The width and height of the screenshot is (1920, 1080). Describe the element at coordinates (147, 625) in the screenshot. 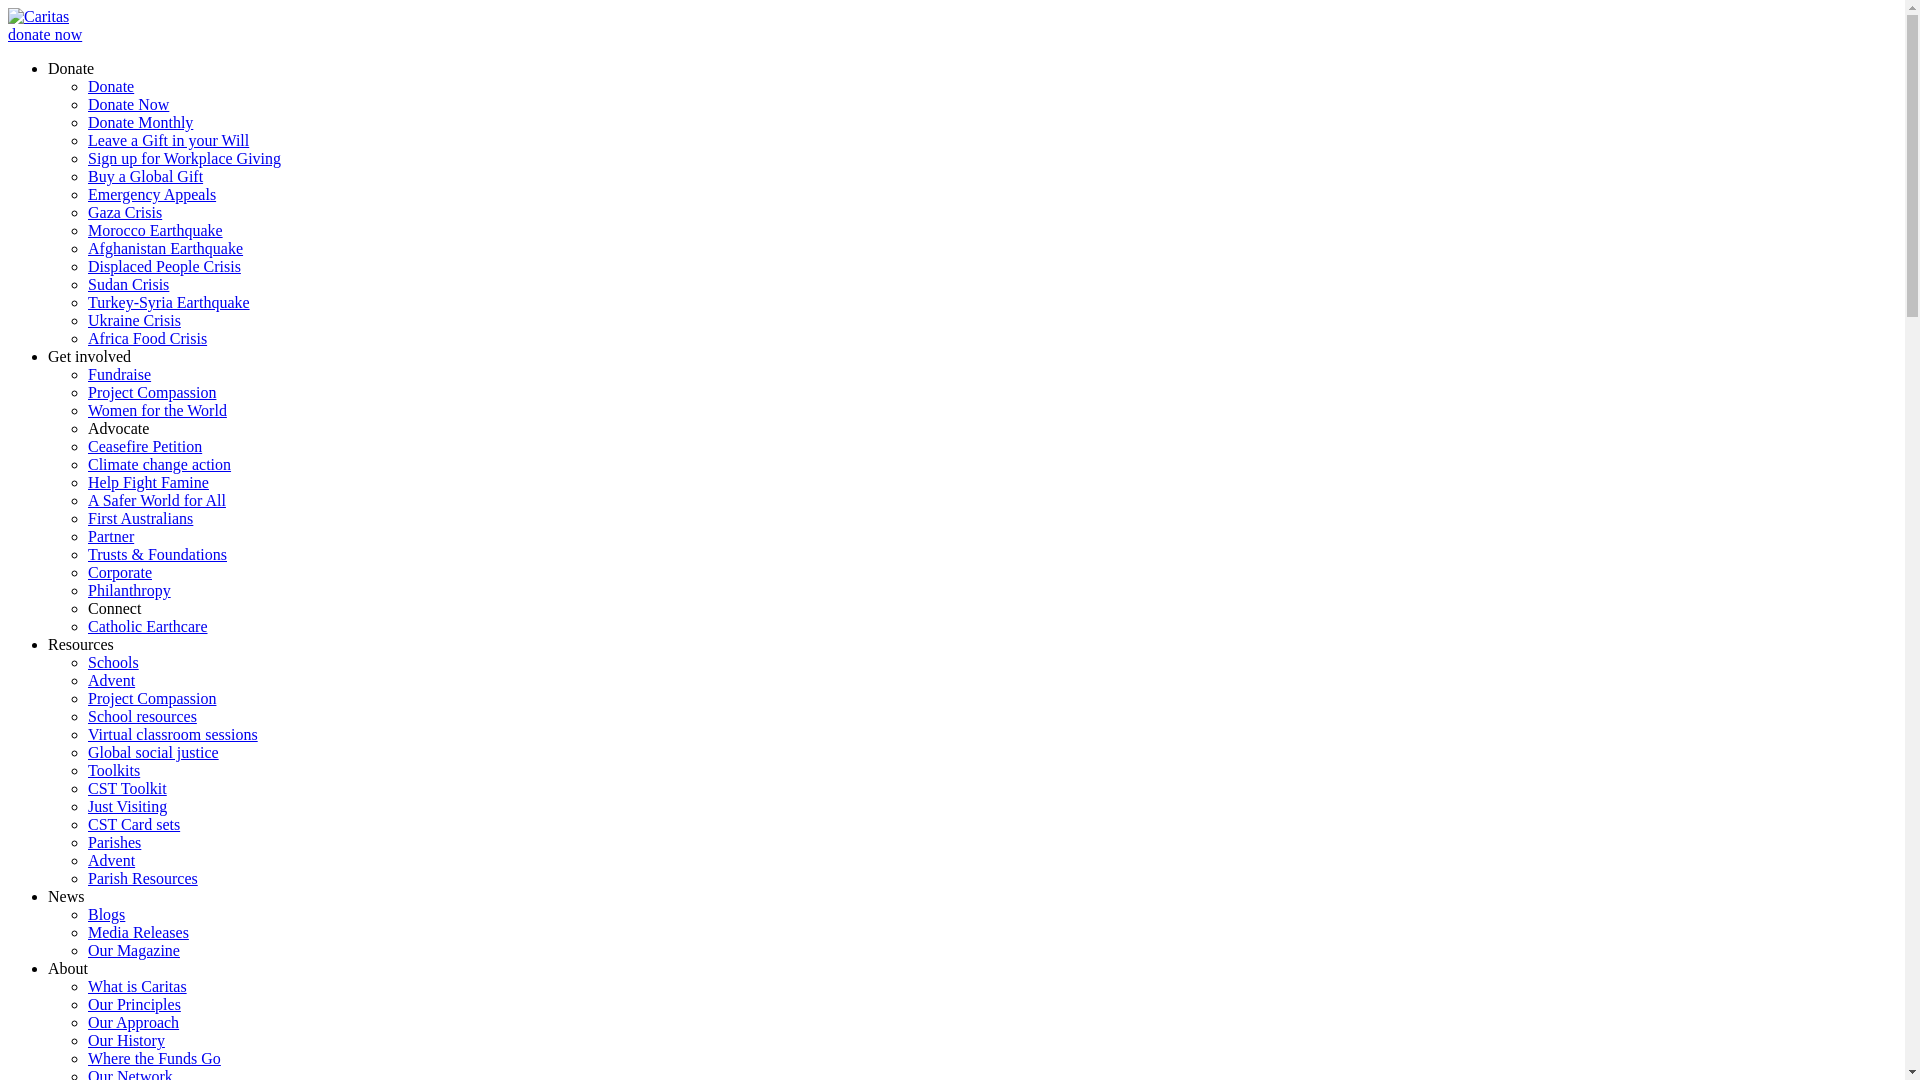

I see `'Catholic Earthcare'` at that location.